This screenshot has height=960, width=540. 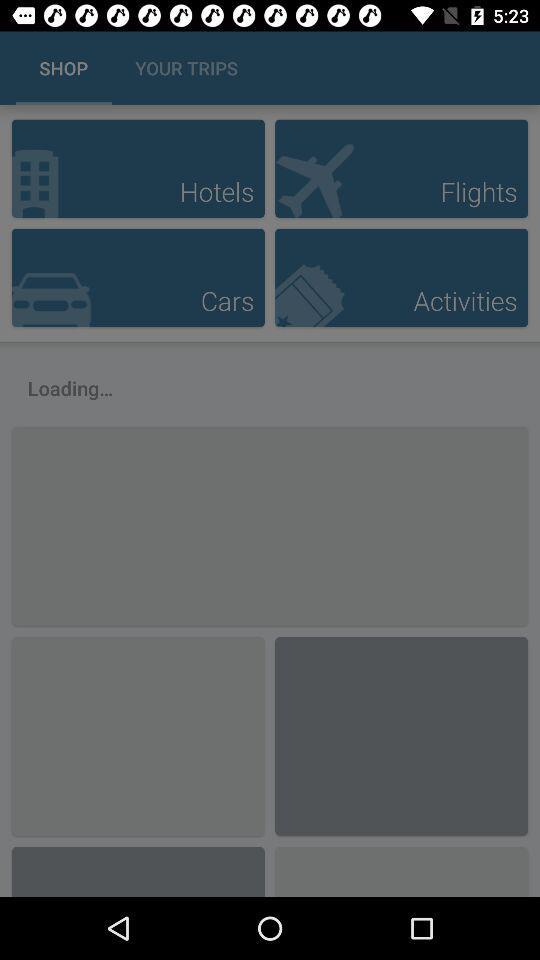 What do you see at coordinates (401, 276) in the screenshot?
I see `activities` at bounding box center [401, 276].